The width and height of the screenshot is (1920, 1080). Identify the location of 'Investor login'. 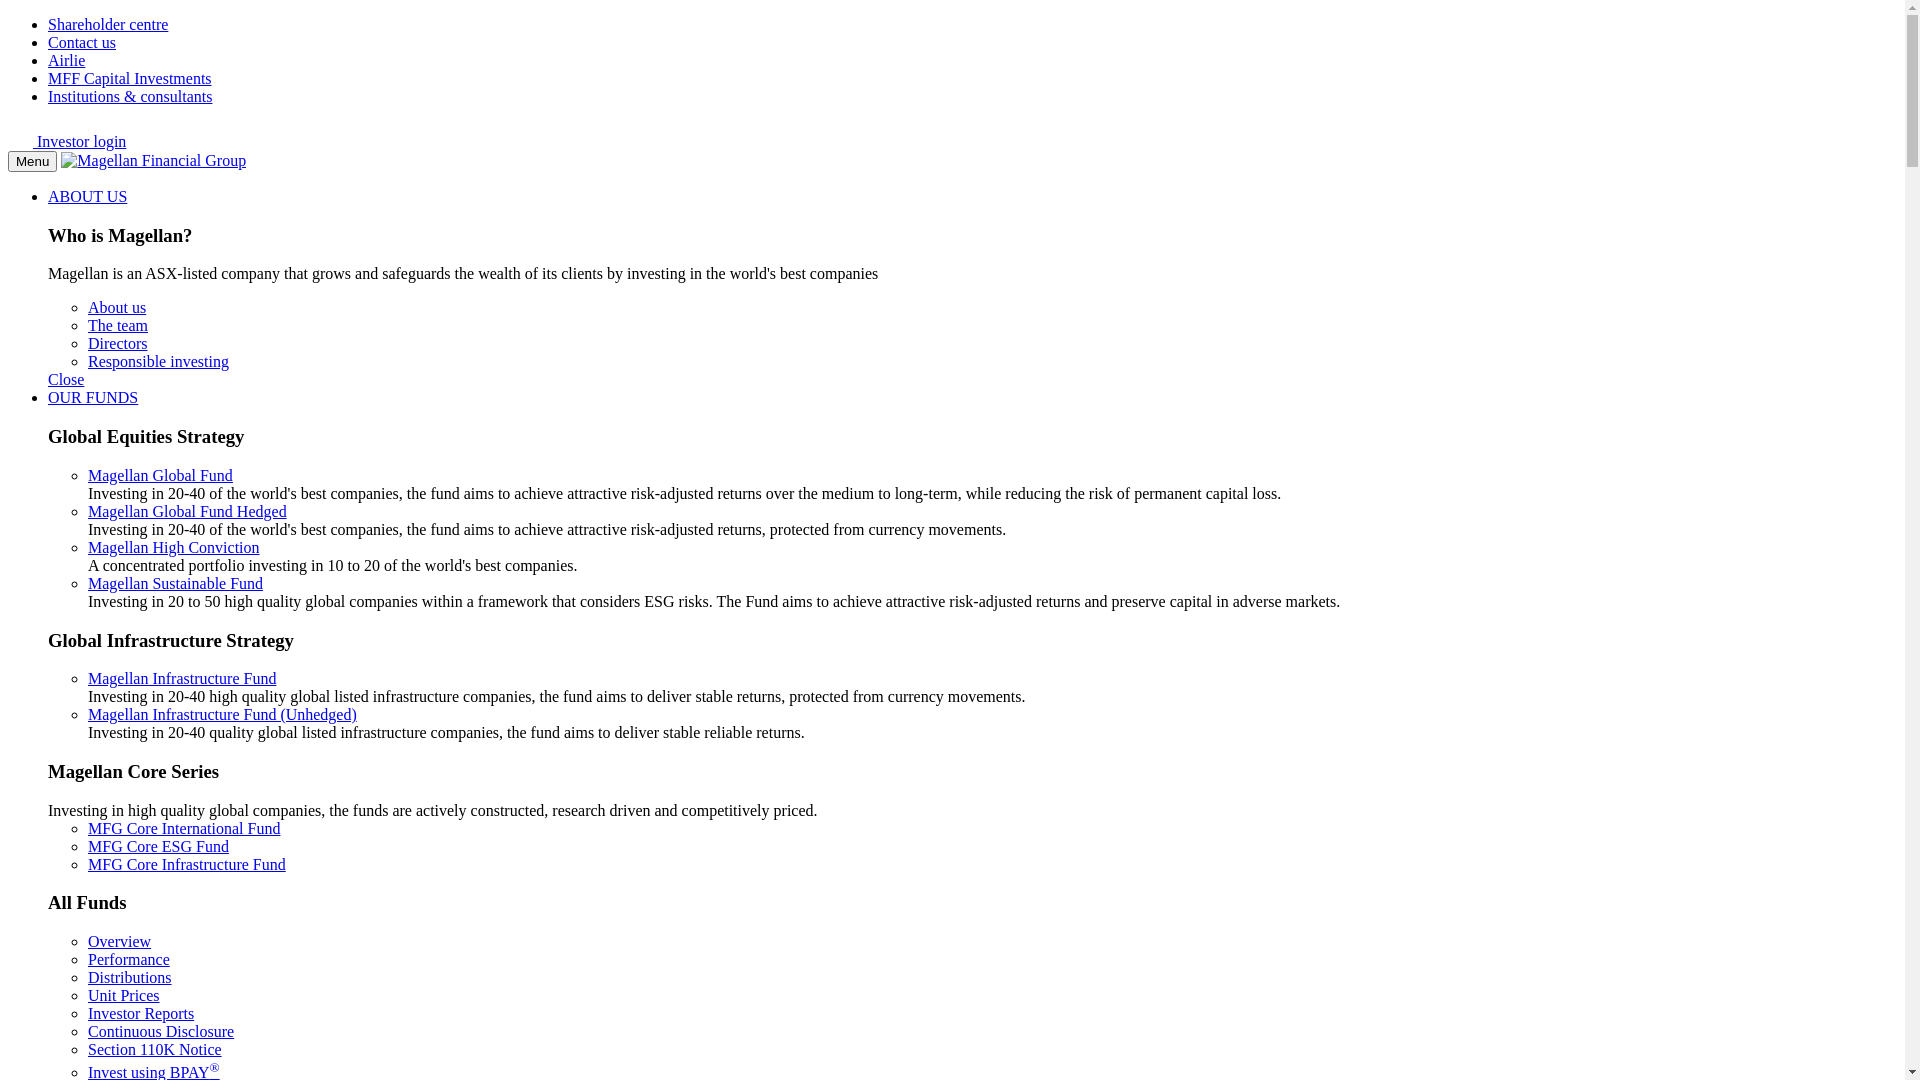
(67, 140).